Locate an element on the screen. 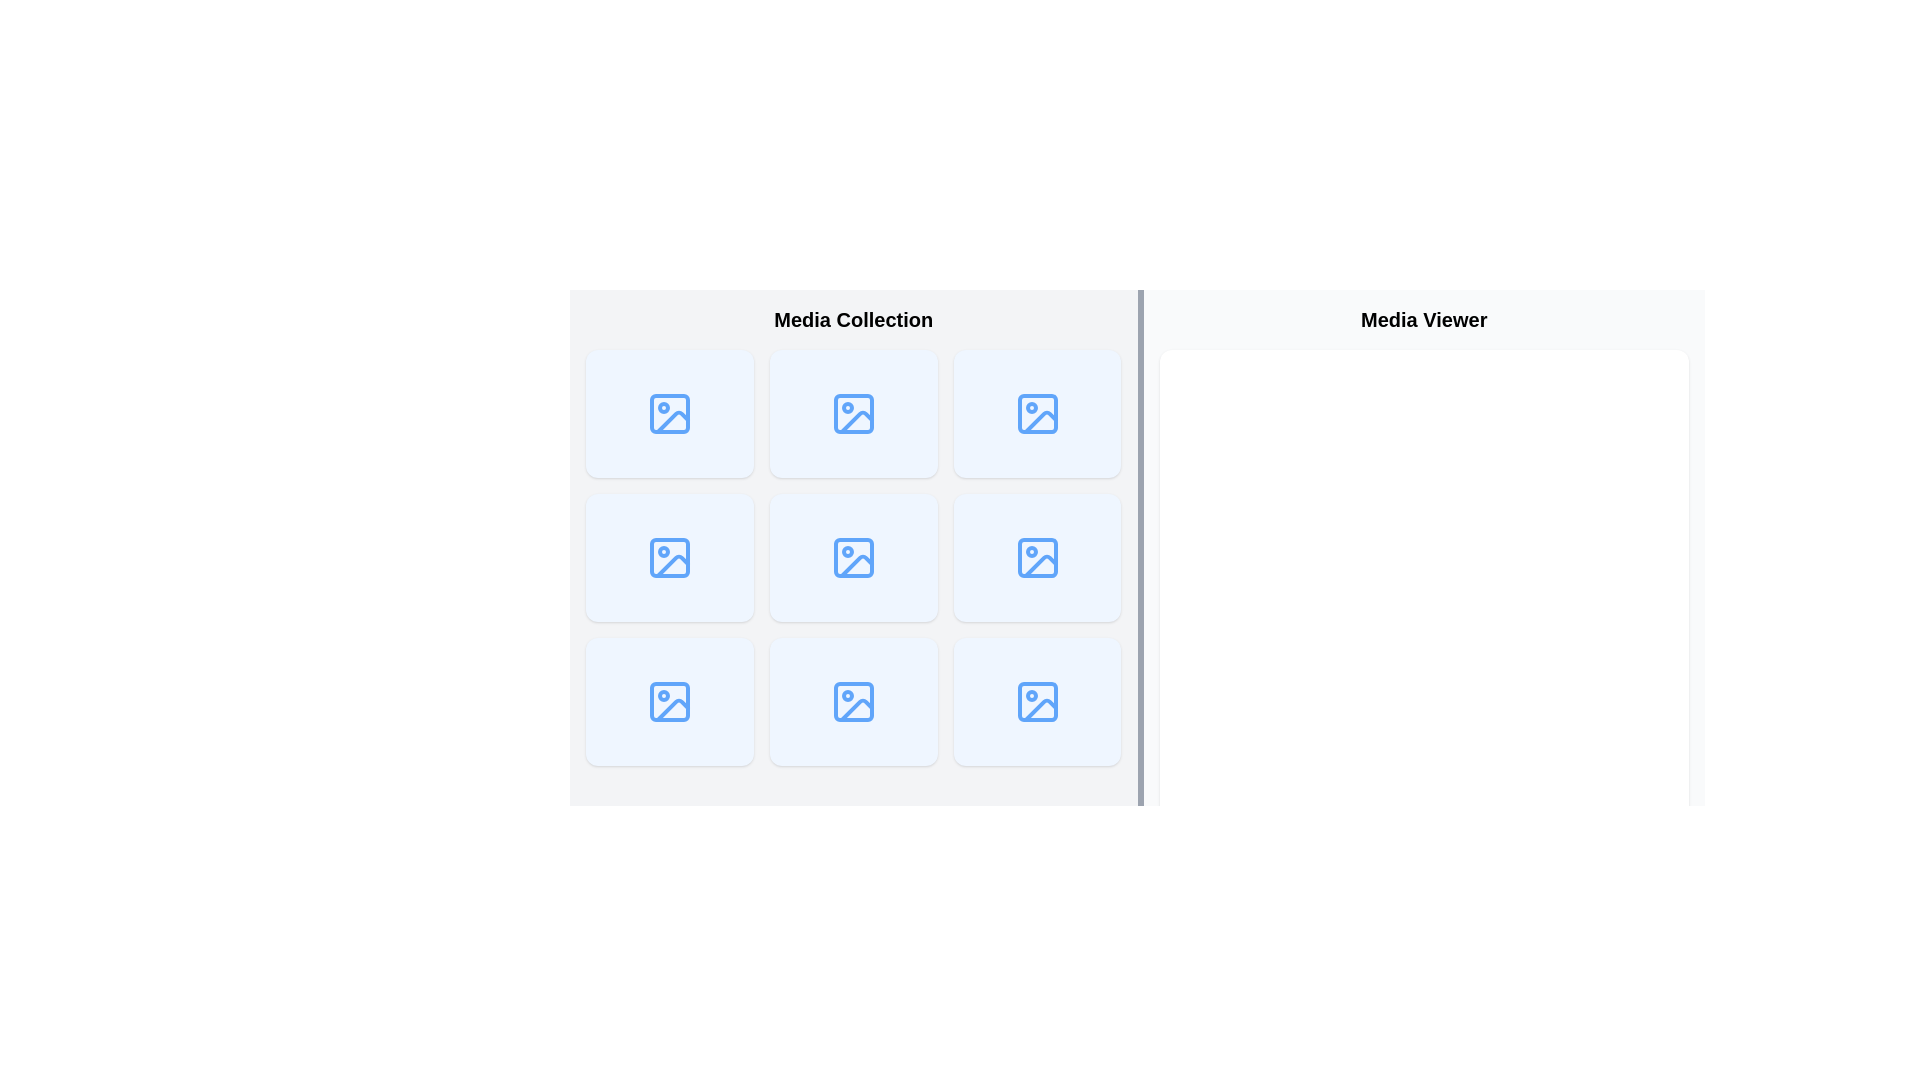 The height and width of the screenshot is (1080, 1920). the square card with a light blue background that contains an icon of a mountain and sun, located in the third column of the second row within the 'Media Collection' grid is located at coordinates (1037, 558).